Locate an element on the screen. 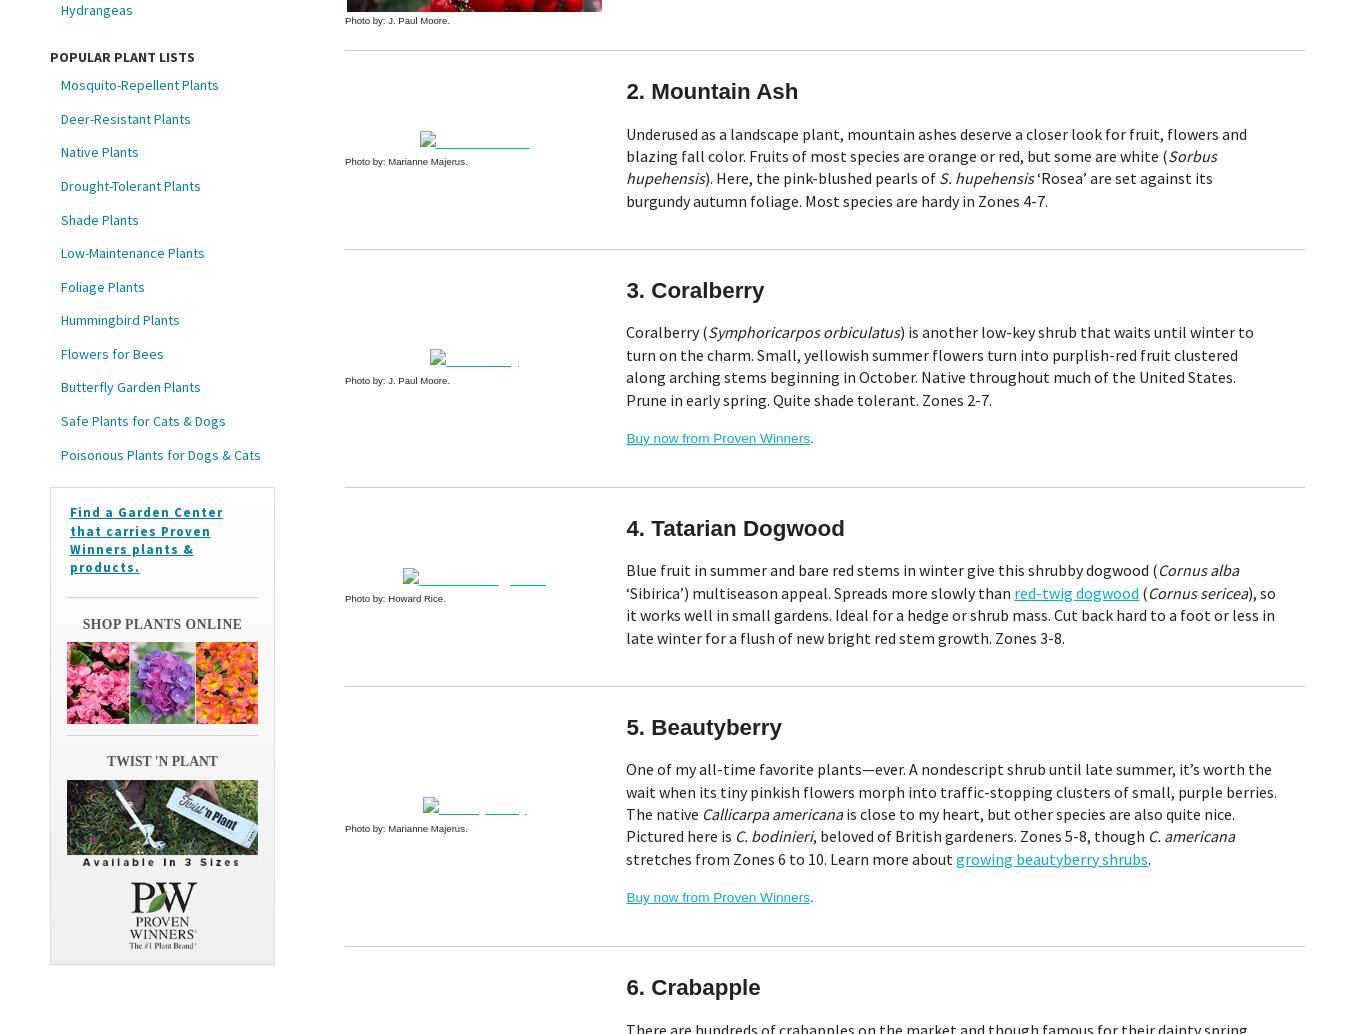  'Terms and Conditions' is located at coordinates (898, 889).